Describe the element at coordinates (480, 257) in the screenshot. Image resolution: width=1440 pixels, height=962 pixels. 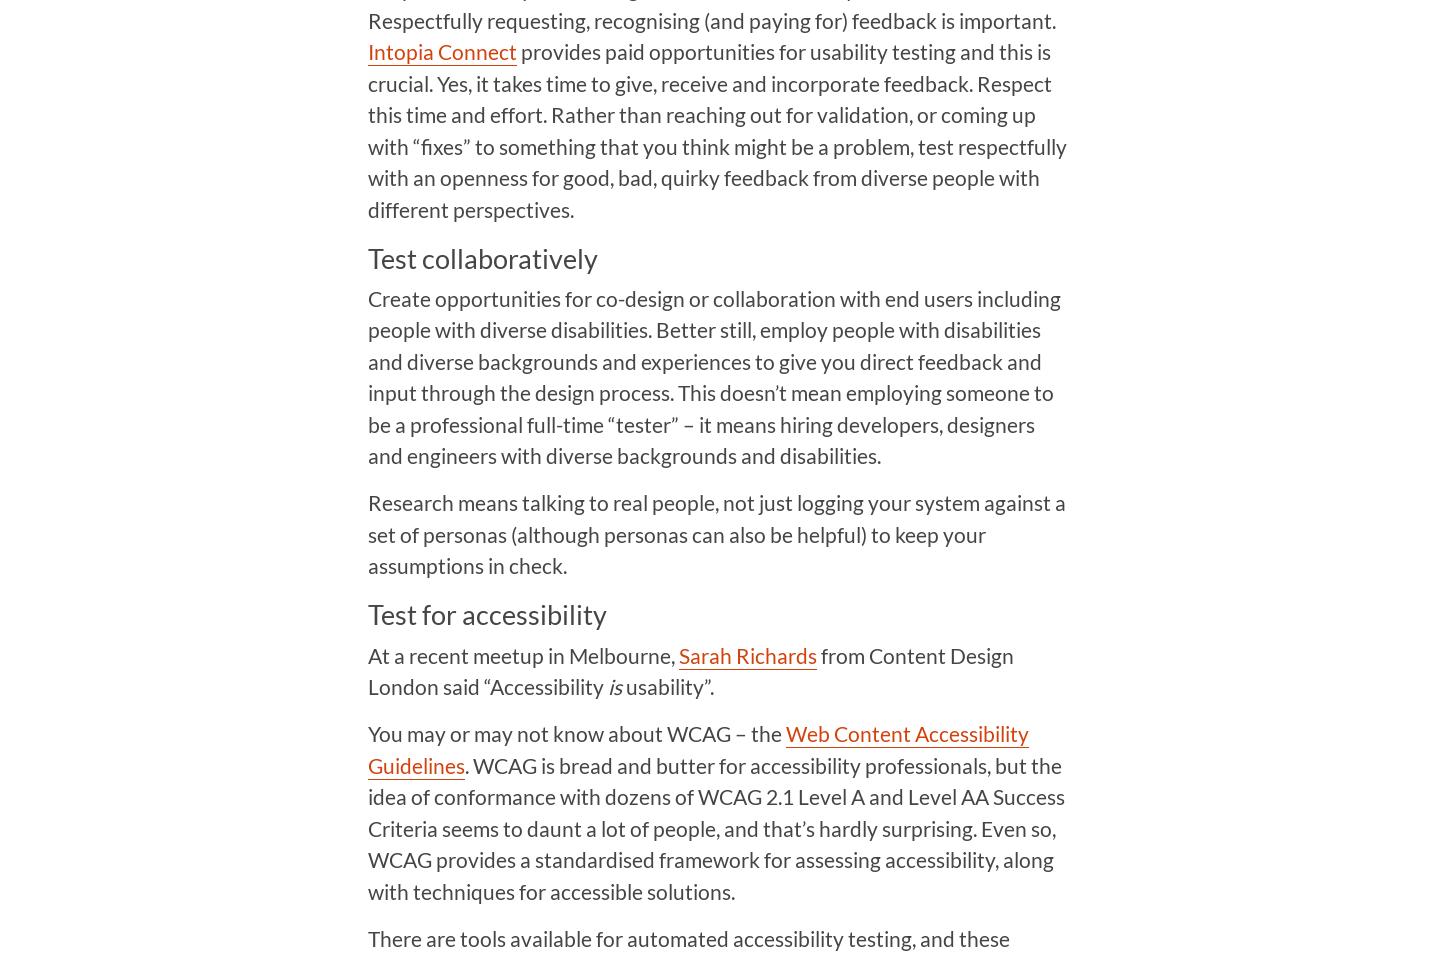
I see `'Test collaboratively'` at that location.